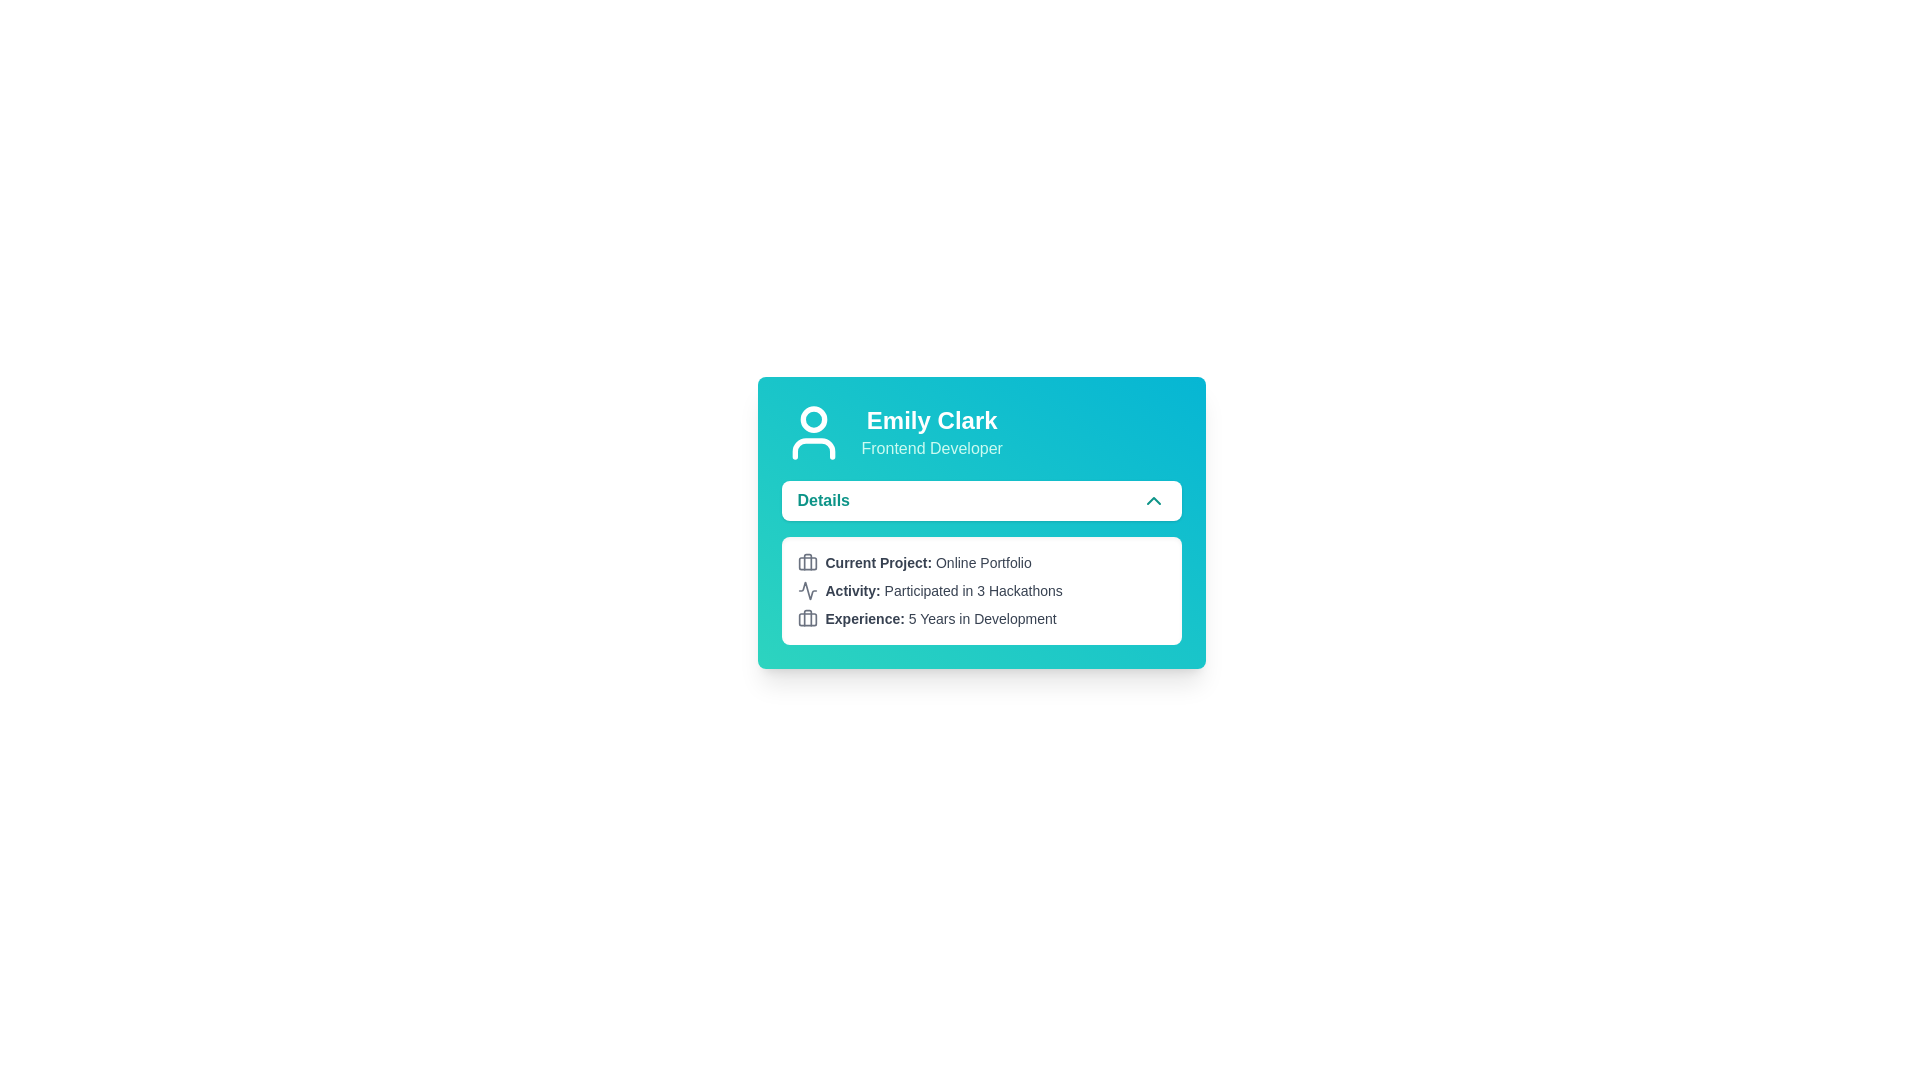 The width and height of the screenshot is (1920, 1080). What do you see at coordinates (981, 563) in the screenshot?
I see `the text block containing 'Current Project: Online Portfolio'` at bounding box center [981, 563].